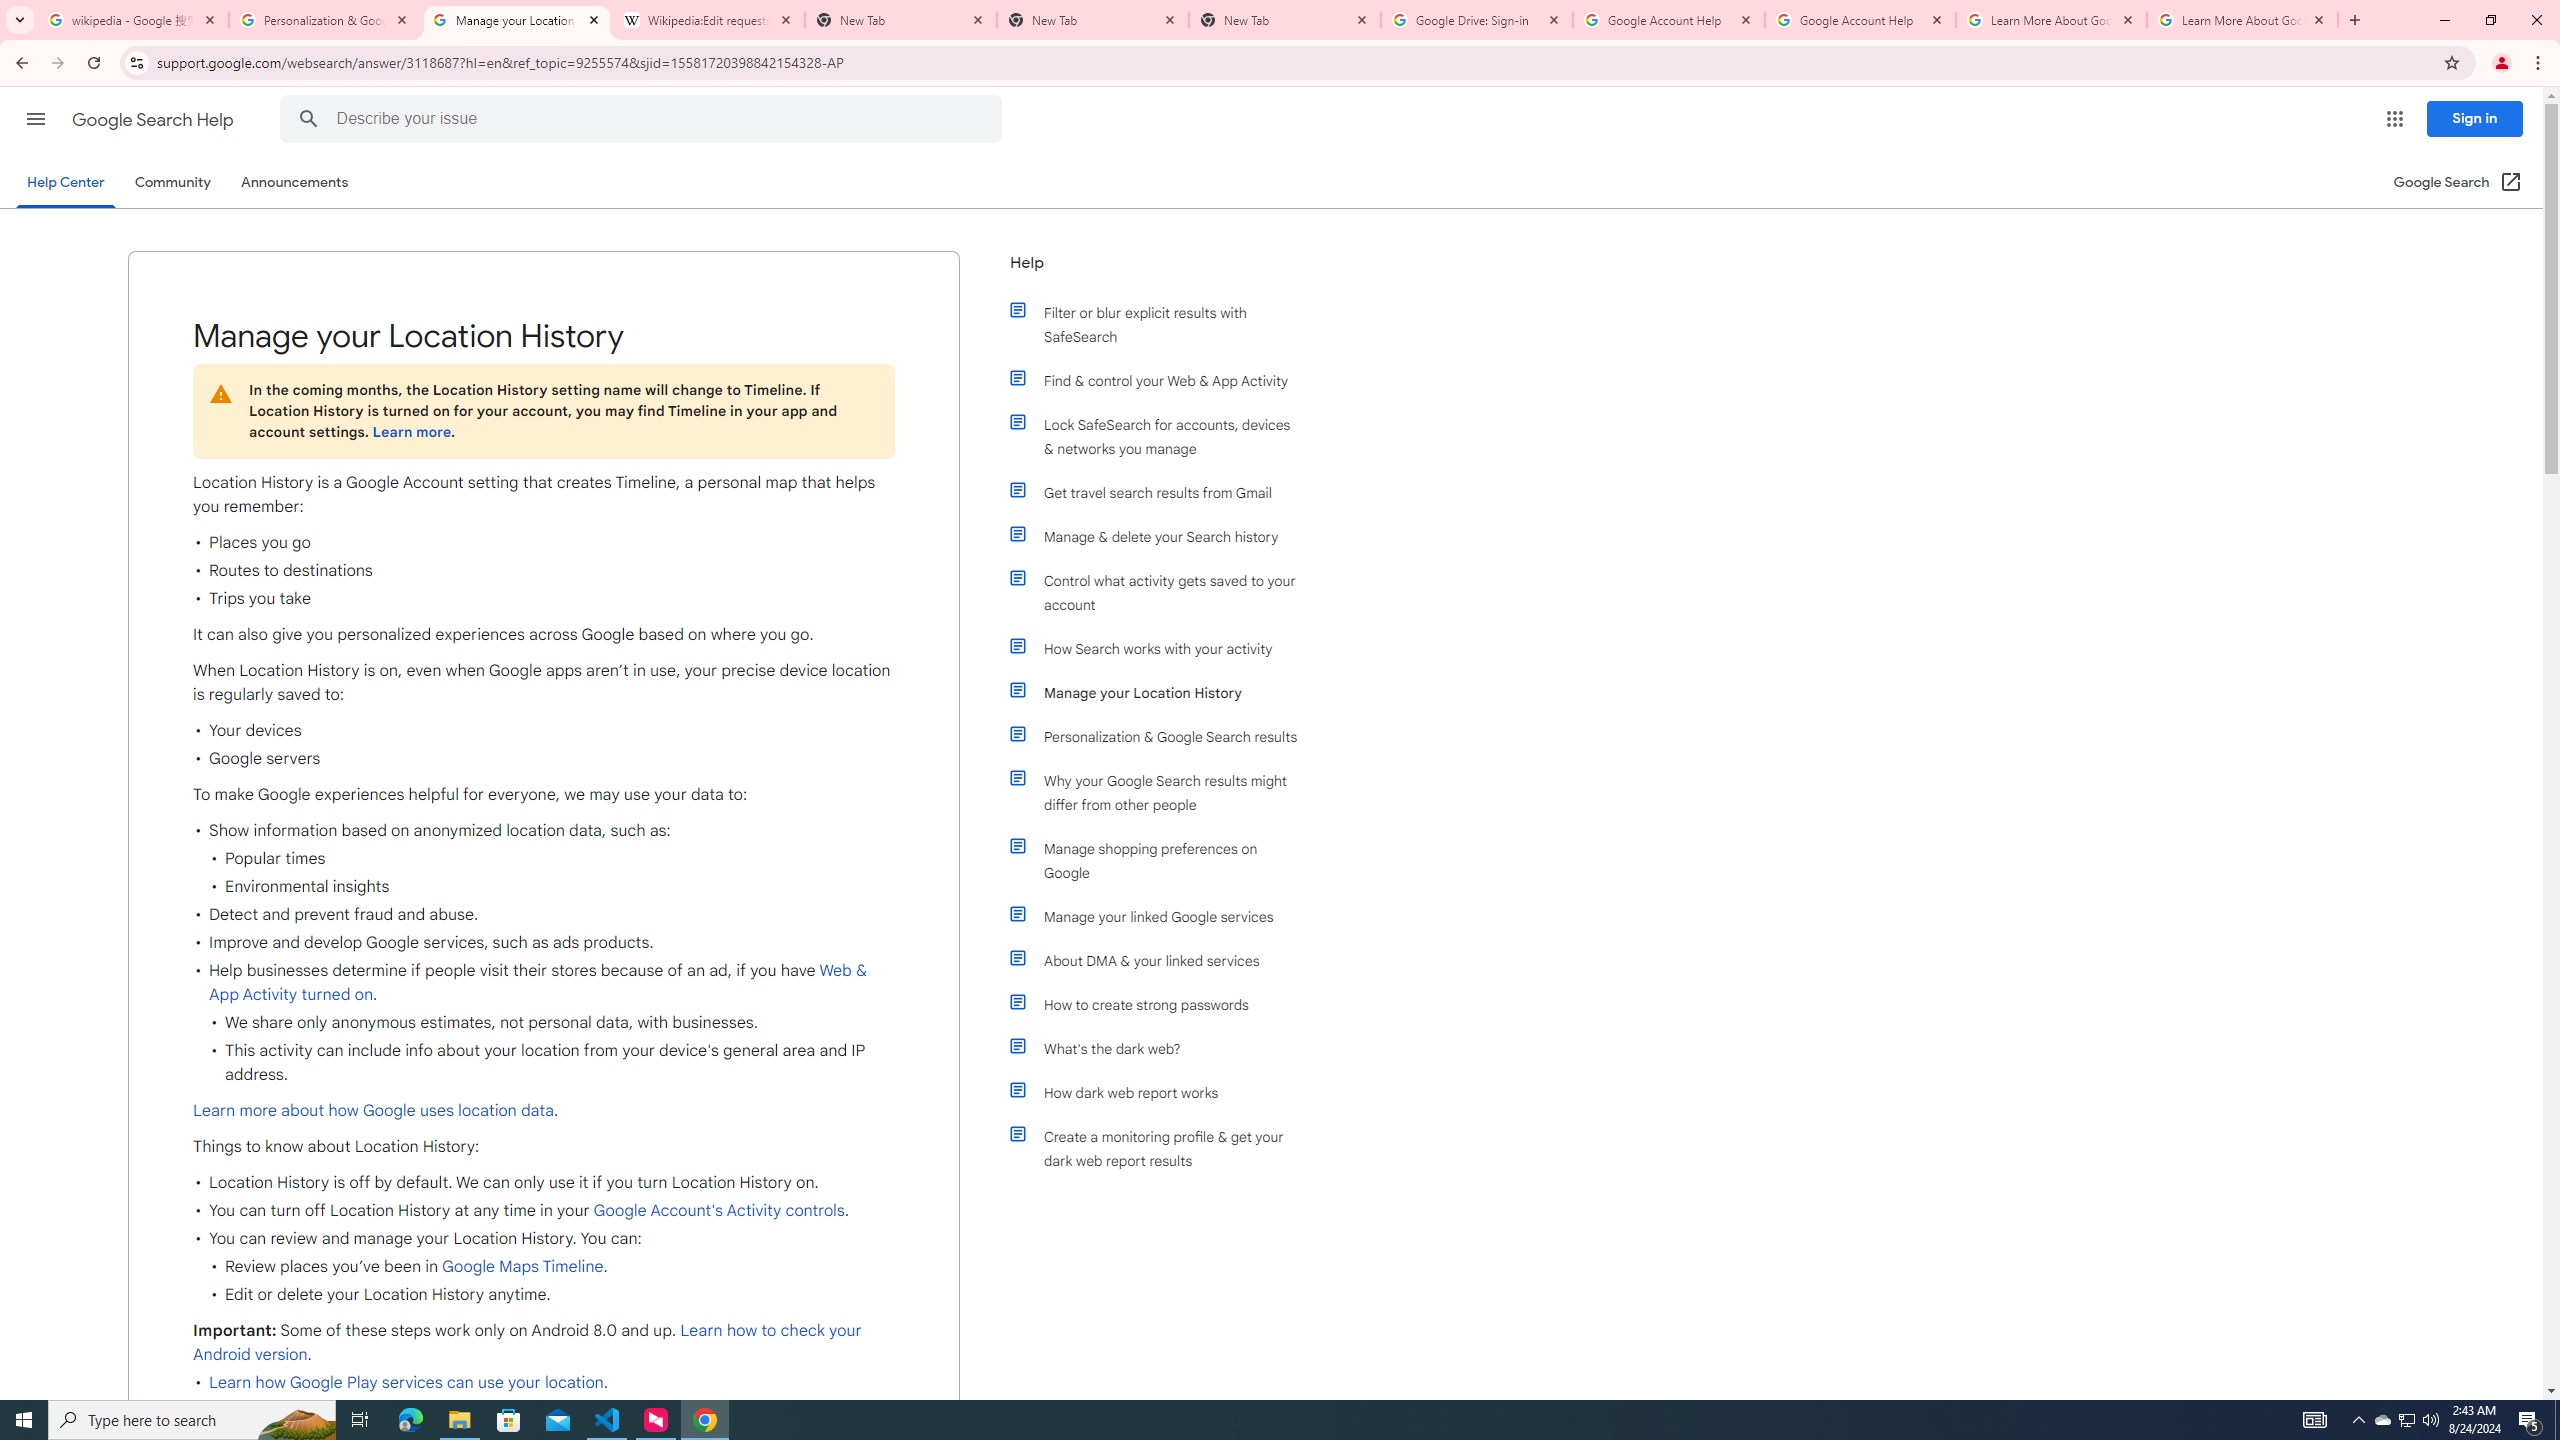  I want to click on 'Lock SafeSearch for accounts, devices & networks you manage', so click(1162, 436).